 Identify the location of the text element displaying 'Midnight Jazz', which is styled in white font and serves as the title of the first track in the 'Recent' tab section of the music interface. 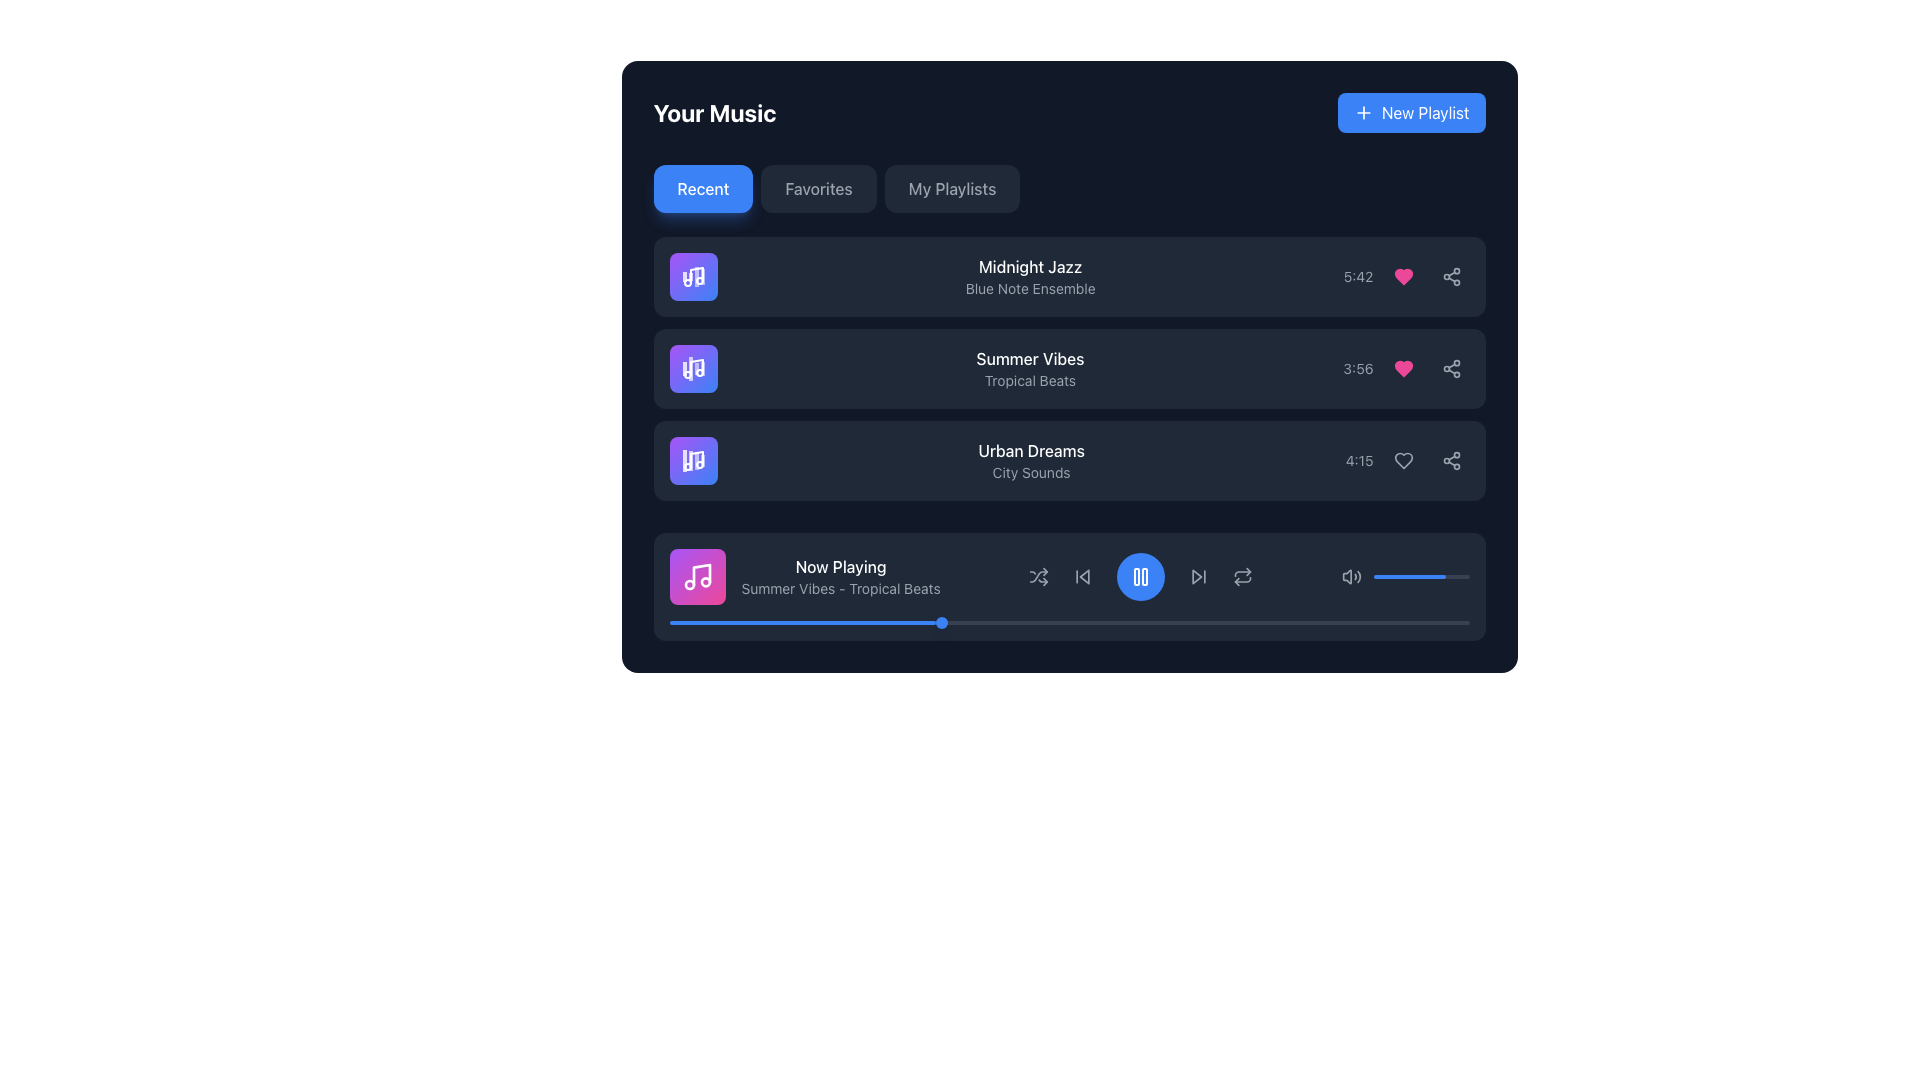
(1030, 265).